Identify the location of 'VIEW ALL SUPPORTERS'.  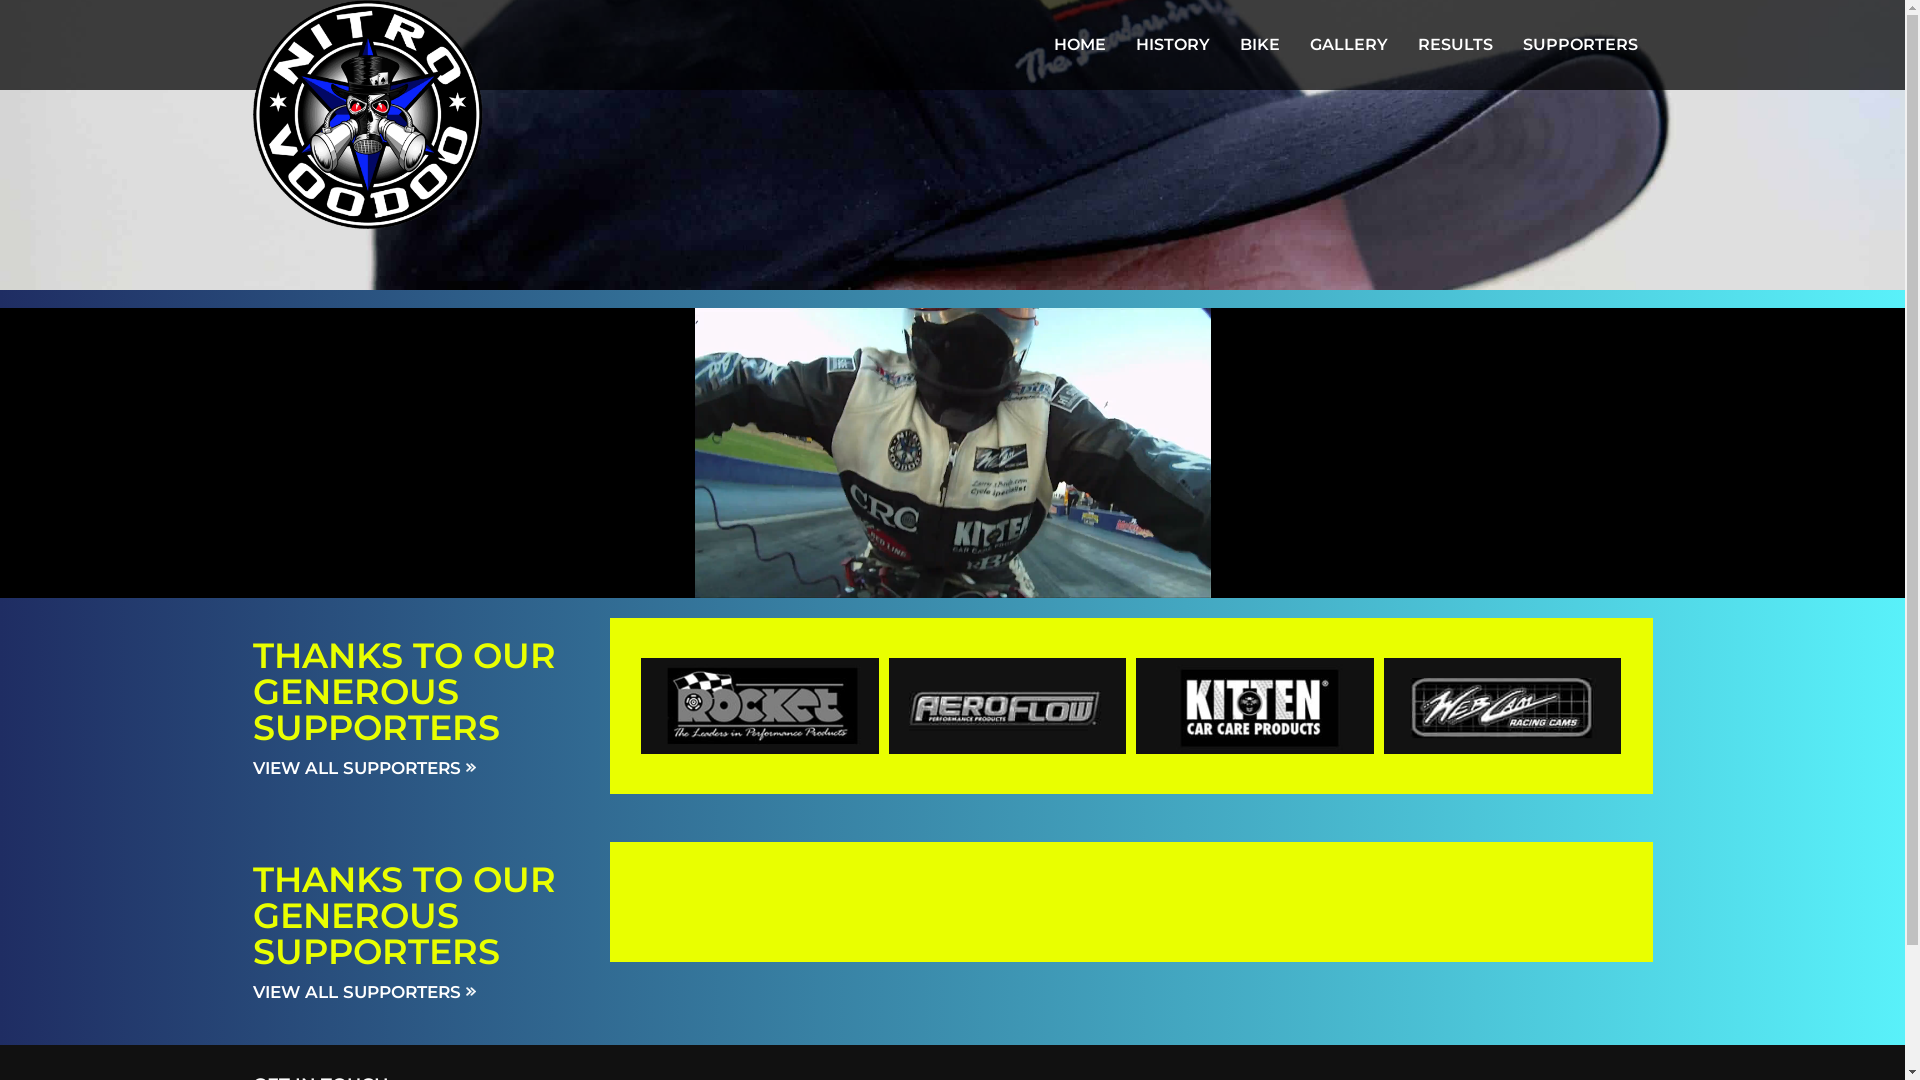
(363, 991).